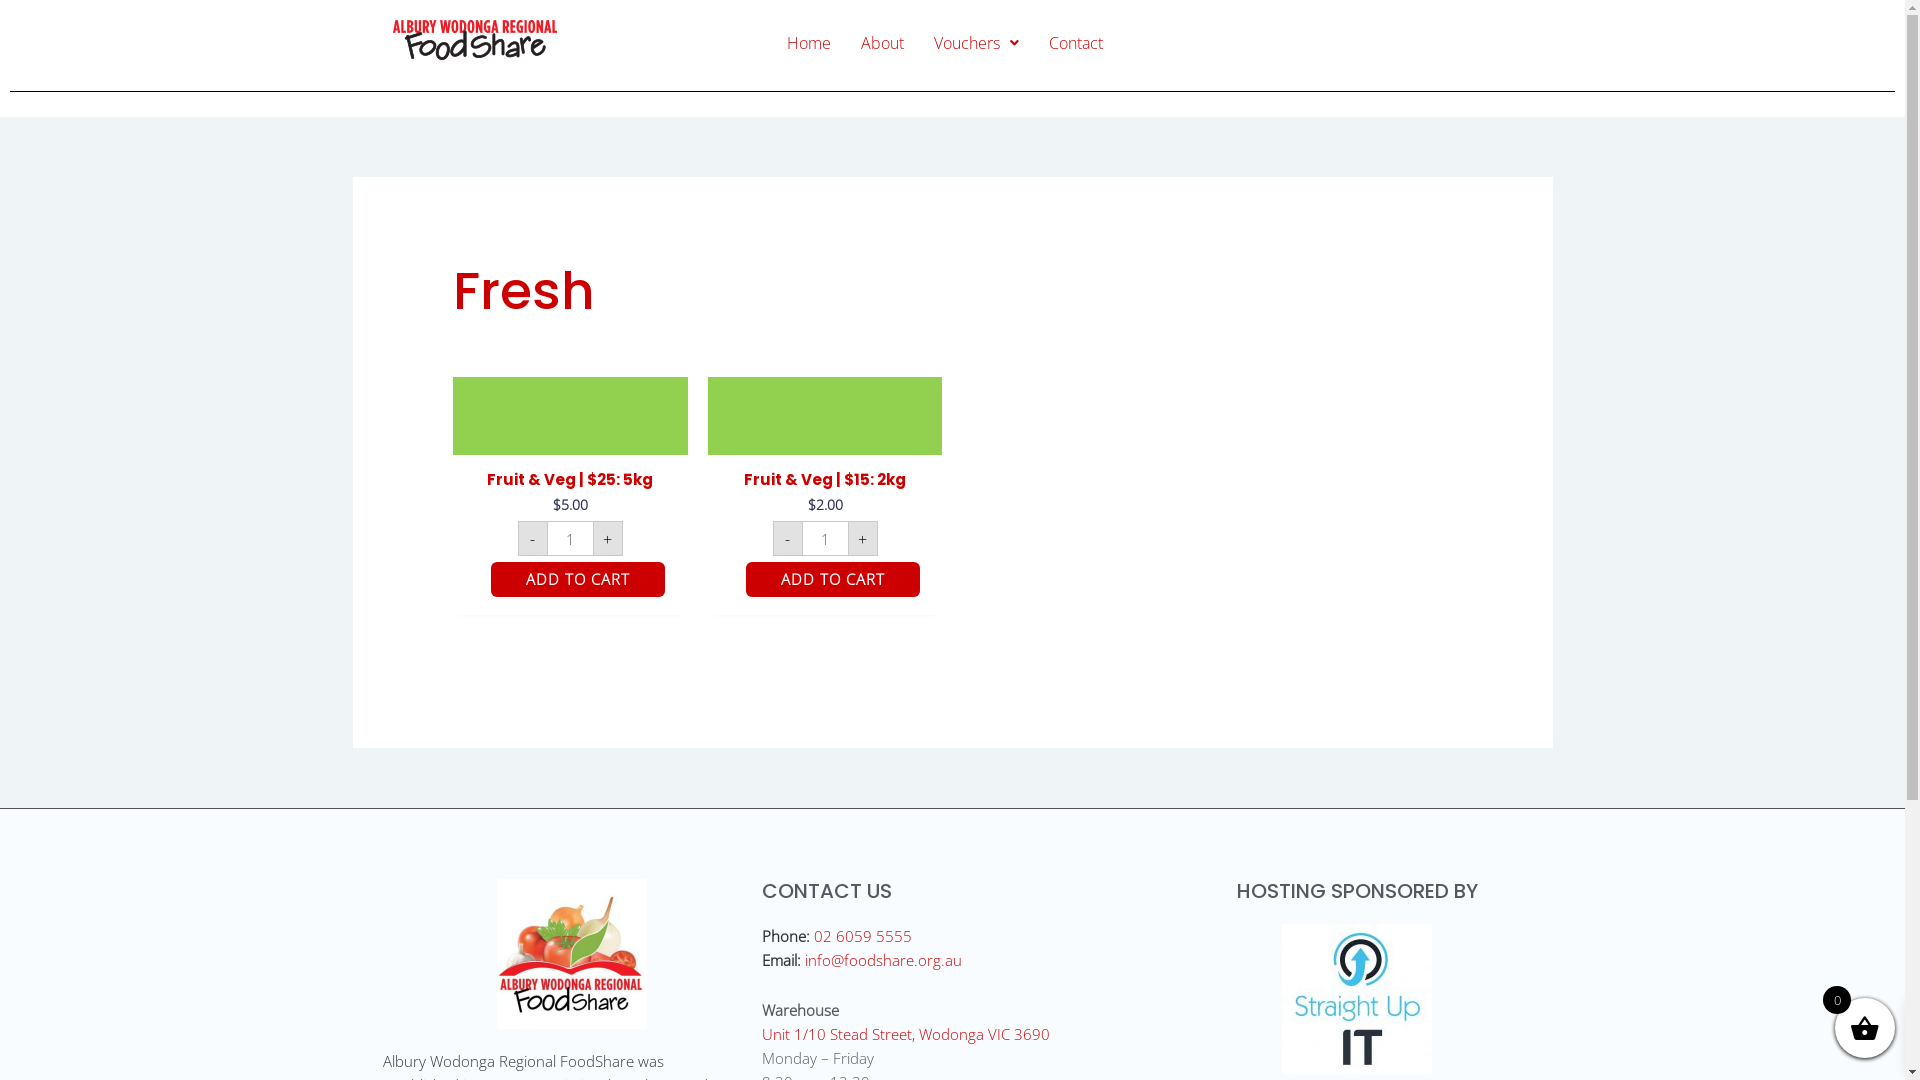 The image size is (1920, 1080). What do you see at coordinates (848, 537) in the screenshot?
I see `'+'` at bounding box center [848, 537].